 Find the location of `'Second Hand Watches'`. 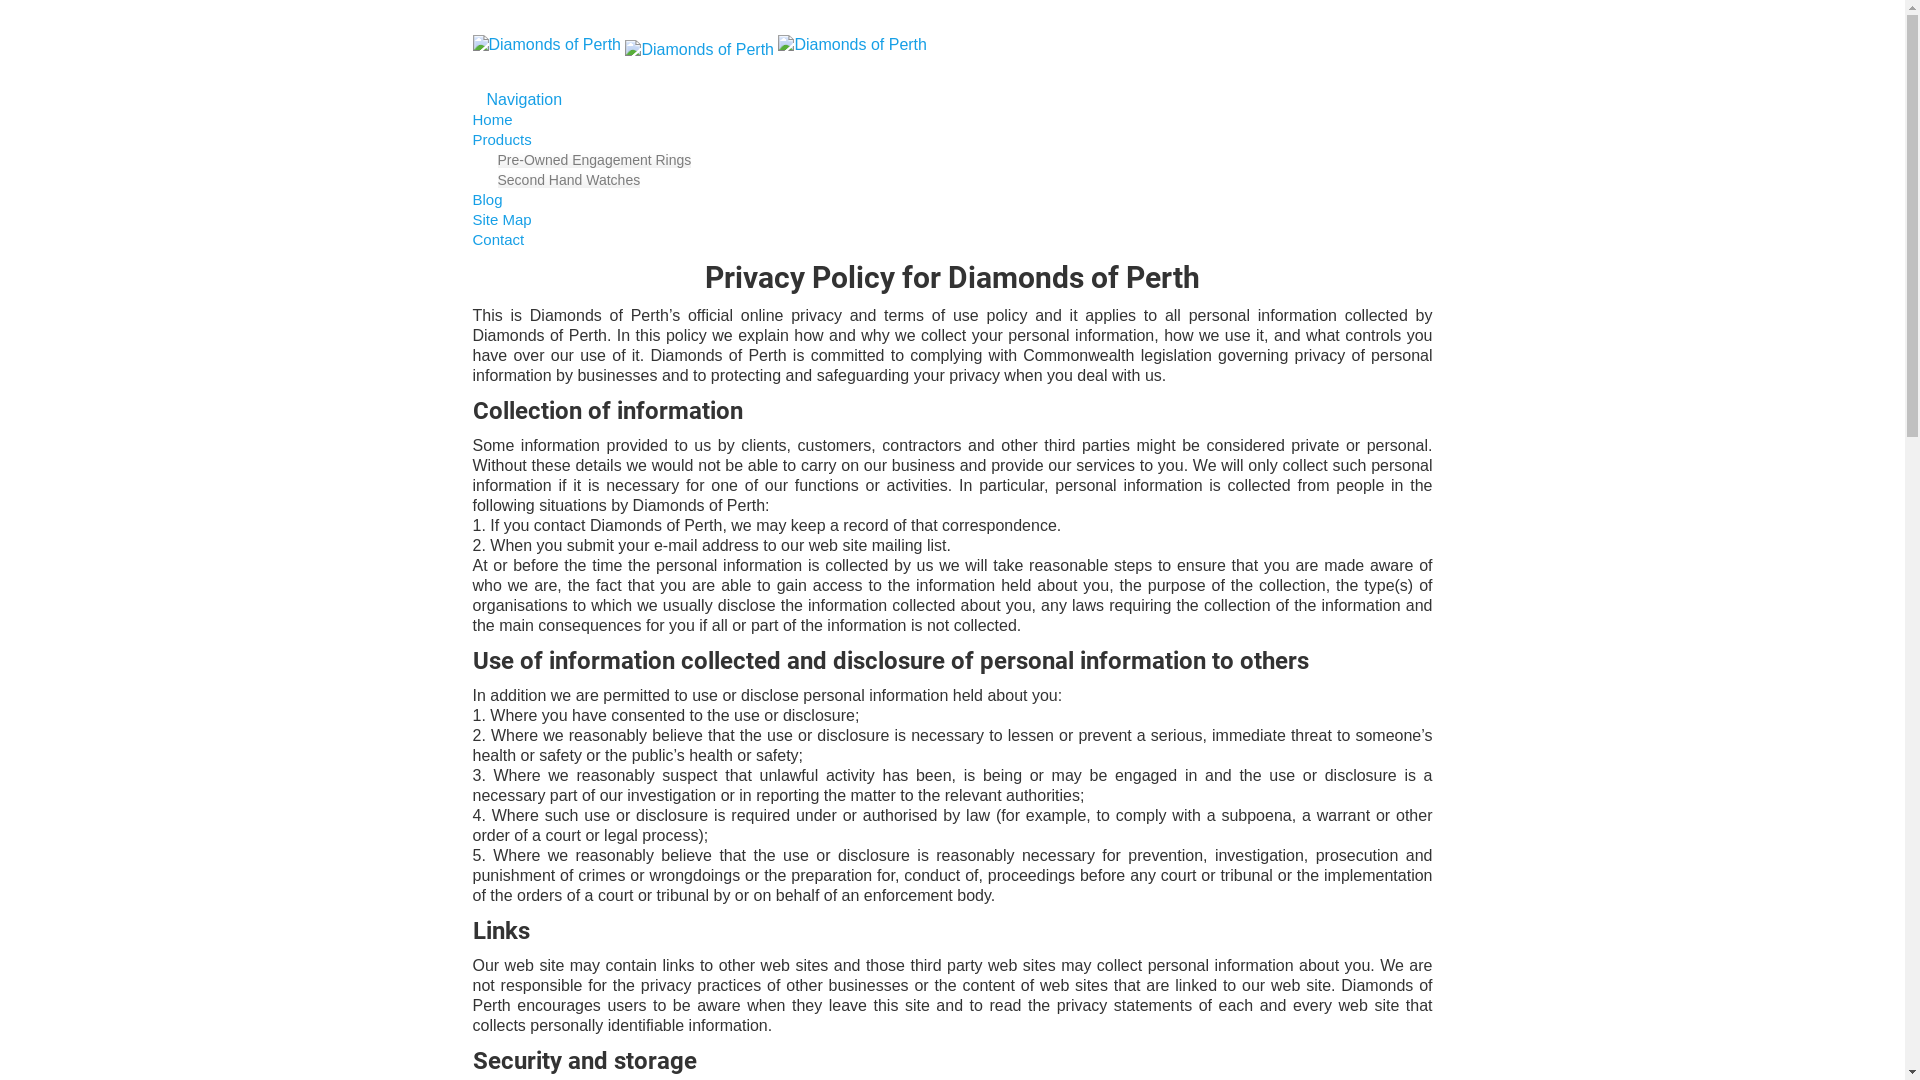

'Second Hand Watches' is located at coordinates (568, 180).